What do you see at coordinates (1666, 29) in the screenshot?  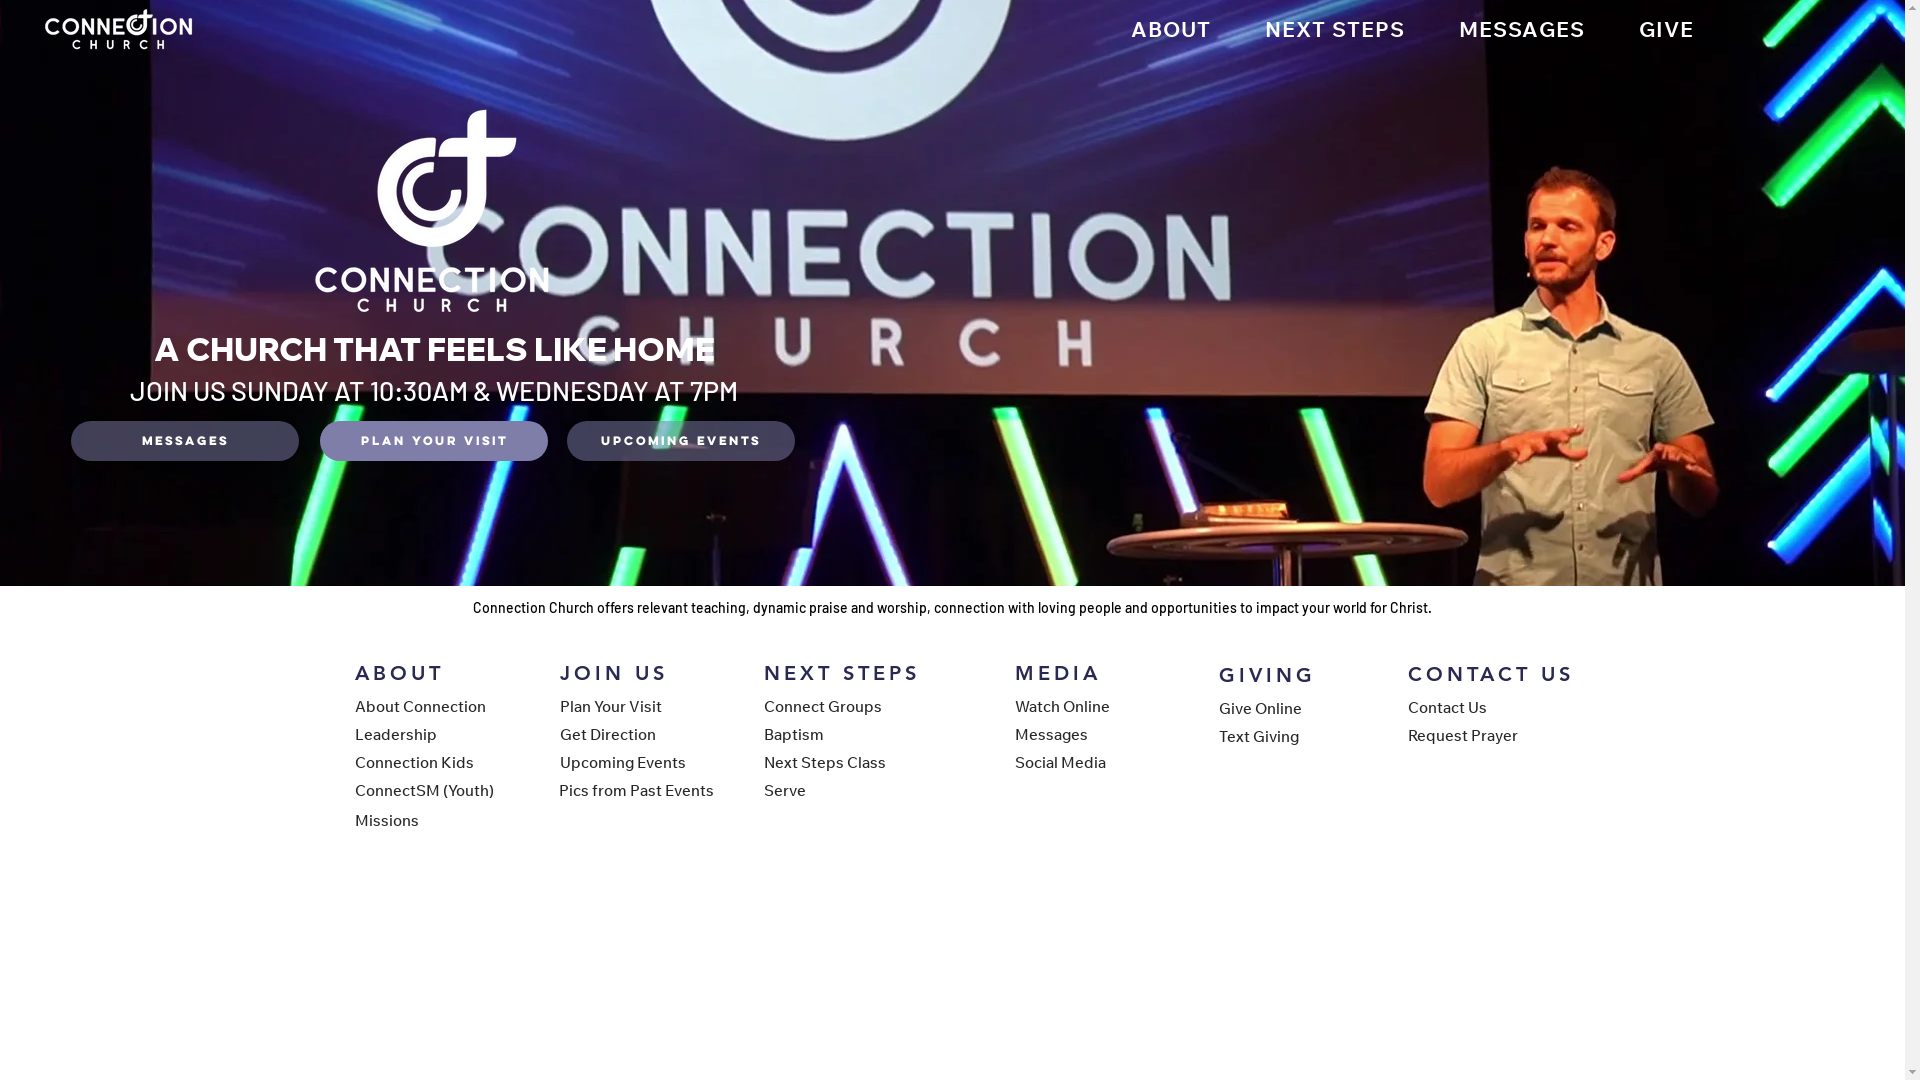 I see `'GIVE'` at bounding box center [1666, 29].